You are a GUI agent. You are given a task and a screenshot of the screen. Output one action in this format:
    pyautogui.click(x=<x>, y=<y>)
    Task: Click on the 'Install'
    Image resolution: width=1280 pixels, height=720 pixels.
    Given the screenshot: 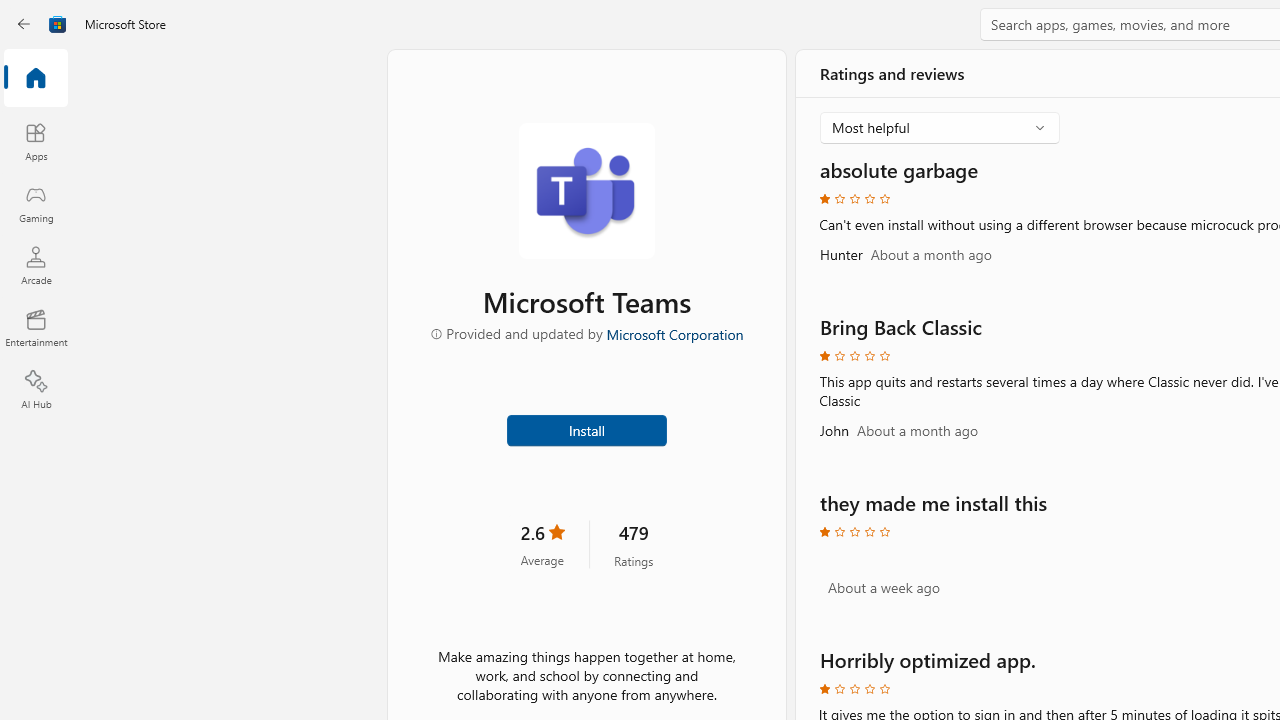 What is the action you would take?
    pyautogui.click(x=585, y=428)
    